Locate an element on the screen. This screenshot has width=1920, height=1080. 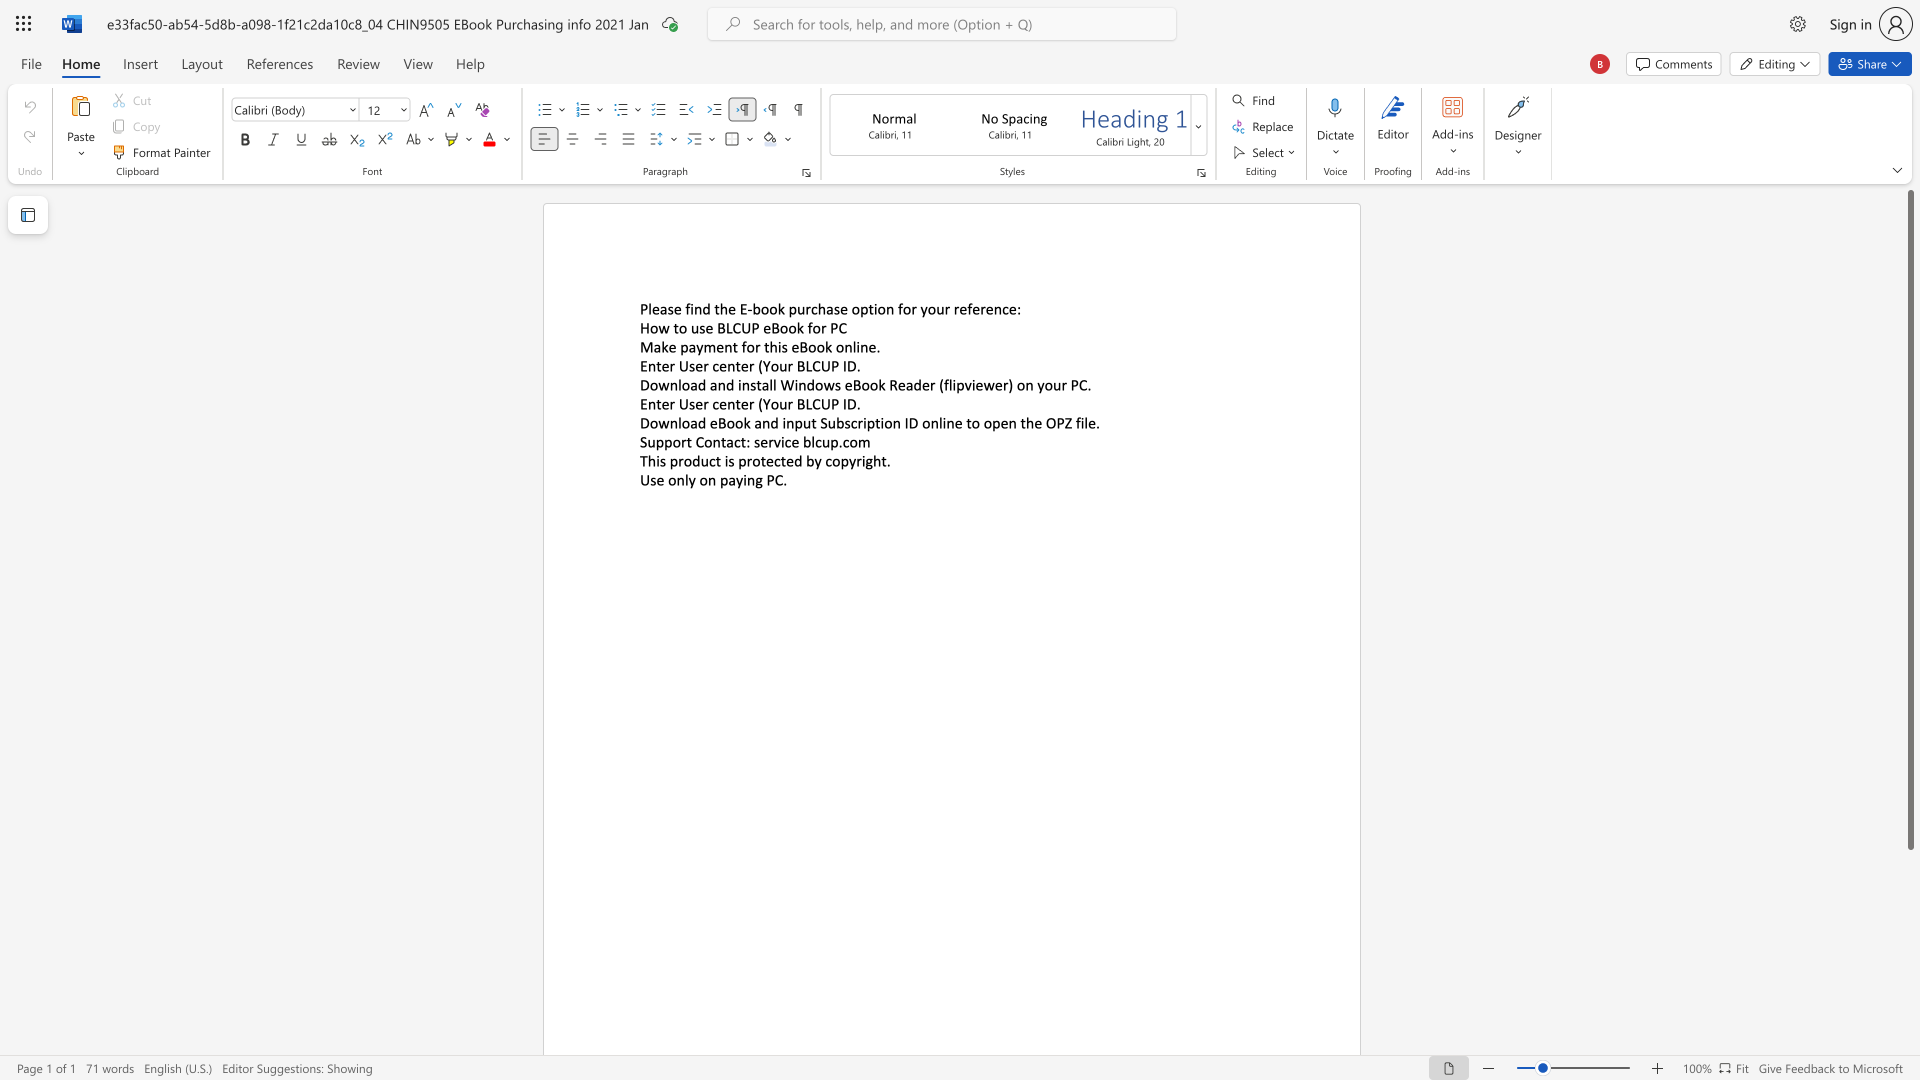
the scrollbar to move the content lower is located at coordinates (1909, 1029).